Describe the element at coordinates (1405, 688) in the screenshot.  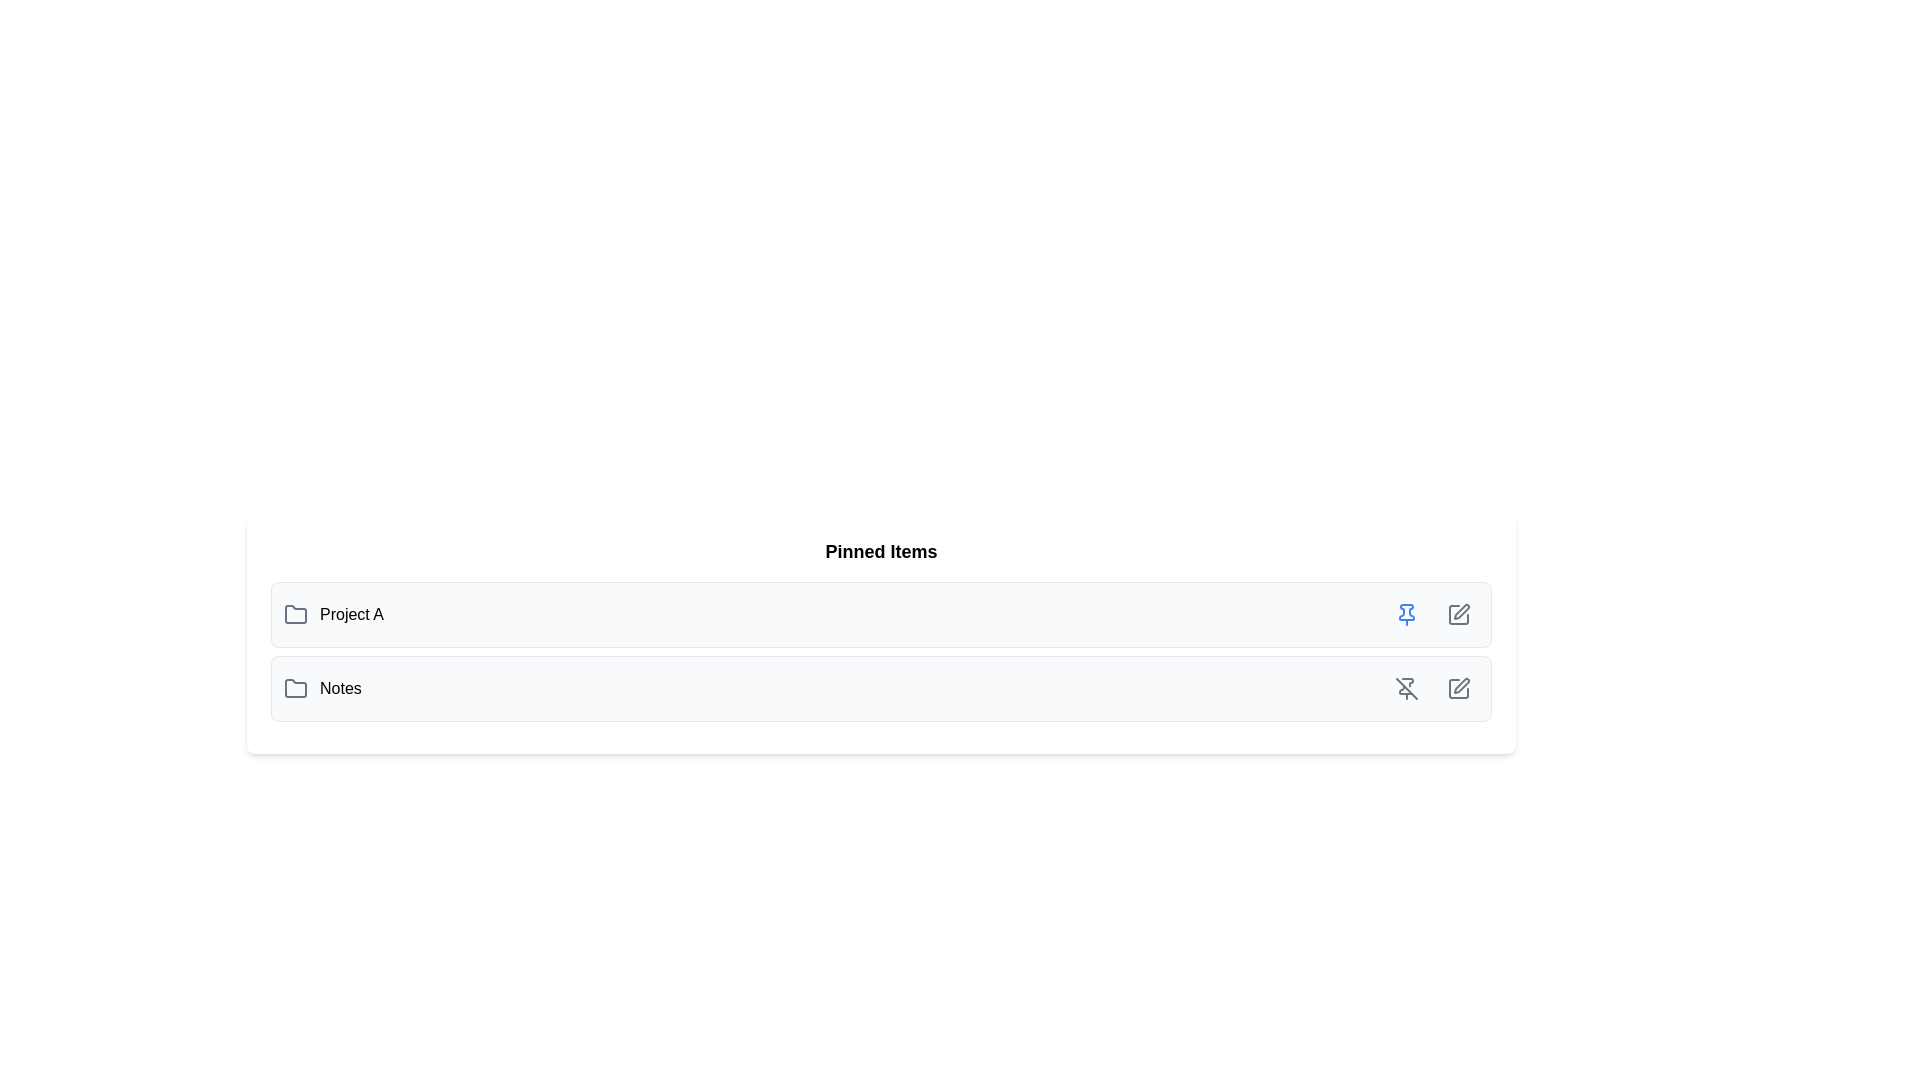
I see `the unpin button with a crossed-out pin icon located adjacent to the edit icon in the 'Pinned Items' section` at that location.